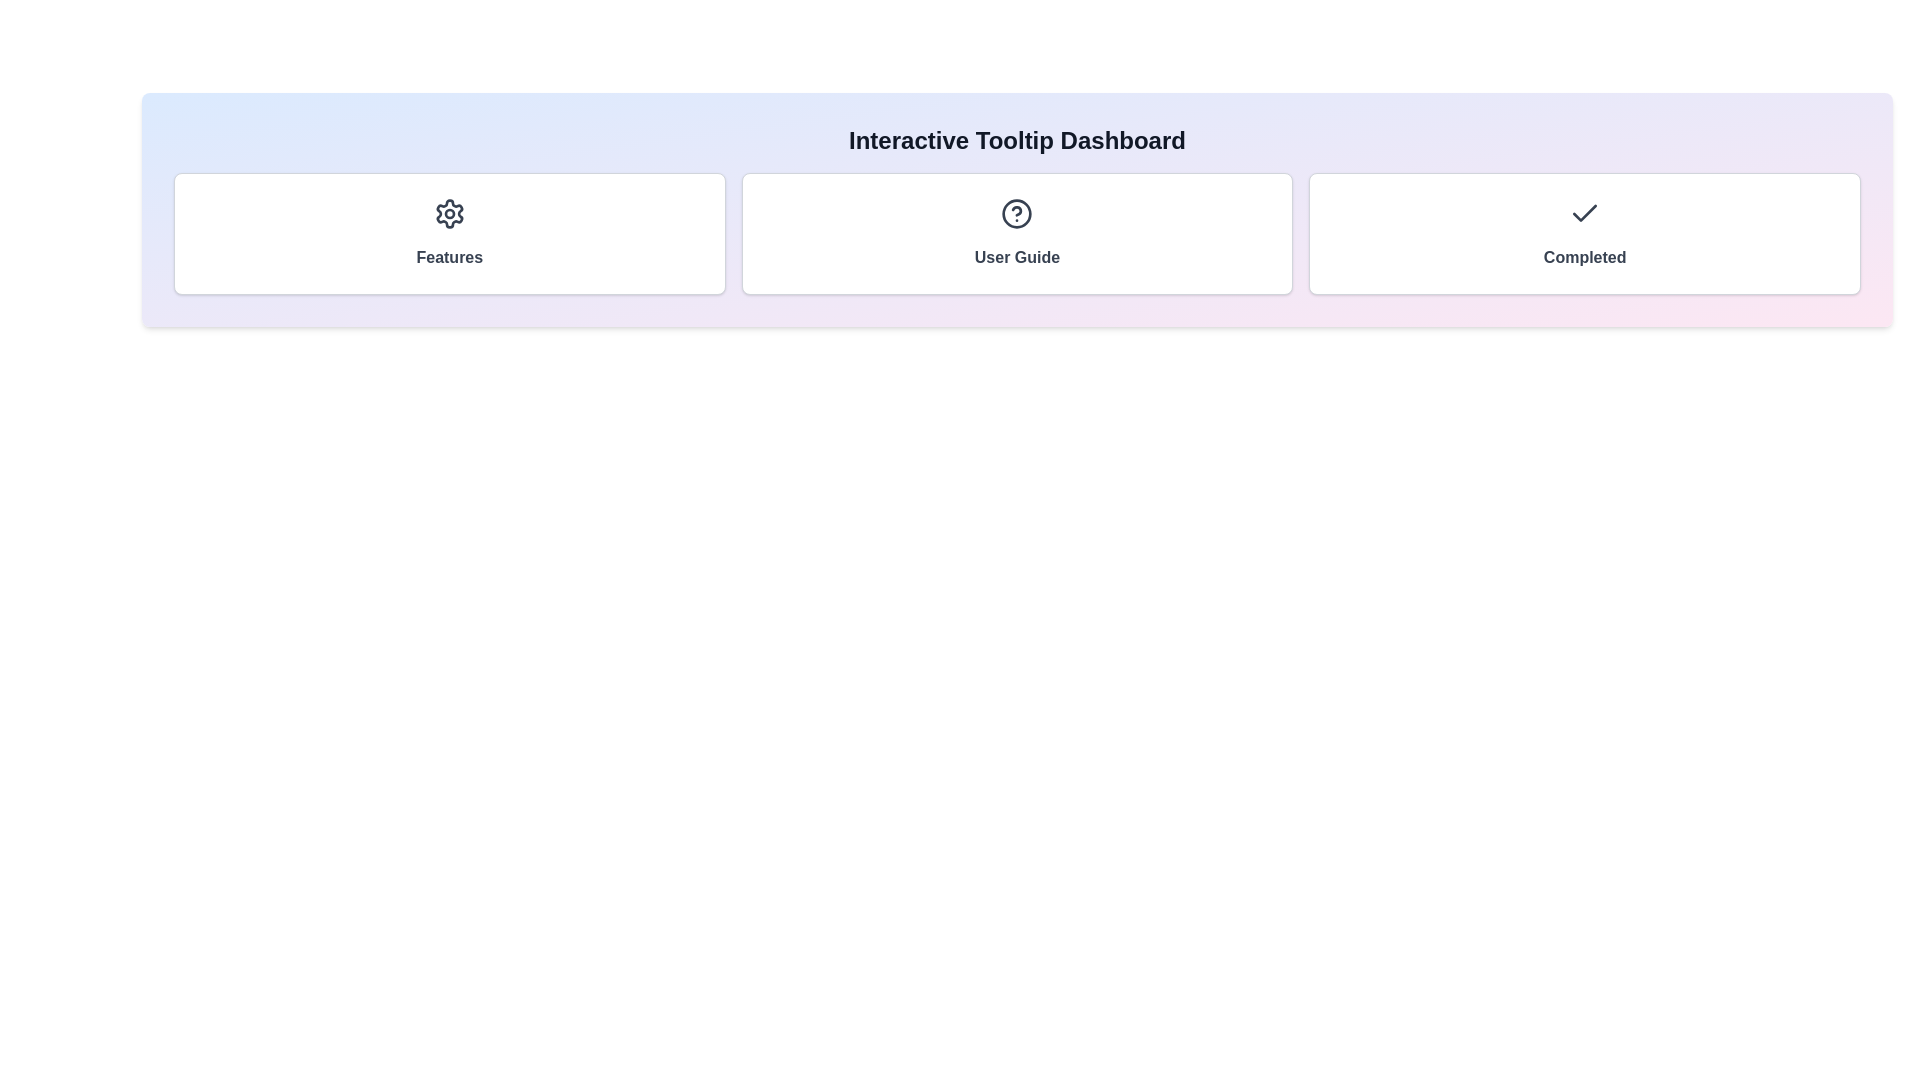 This screenshot has width=1920, height=1080. Describe the element at coordinates (448, 213) in the screenshot. I see `the gear icon located at the leftmost position of the horizontal row of icons within the 'Features' card` at that location.